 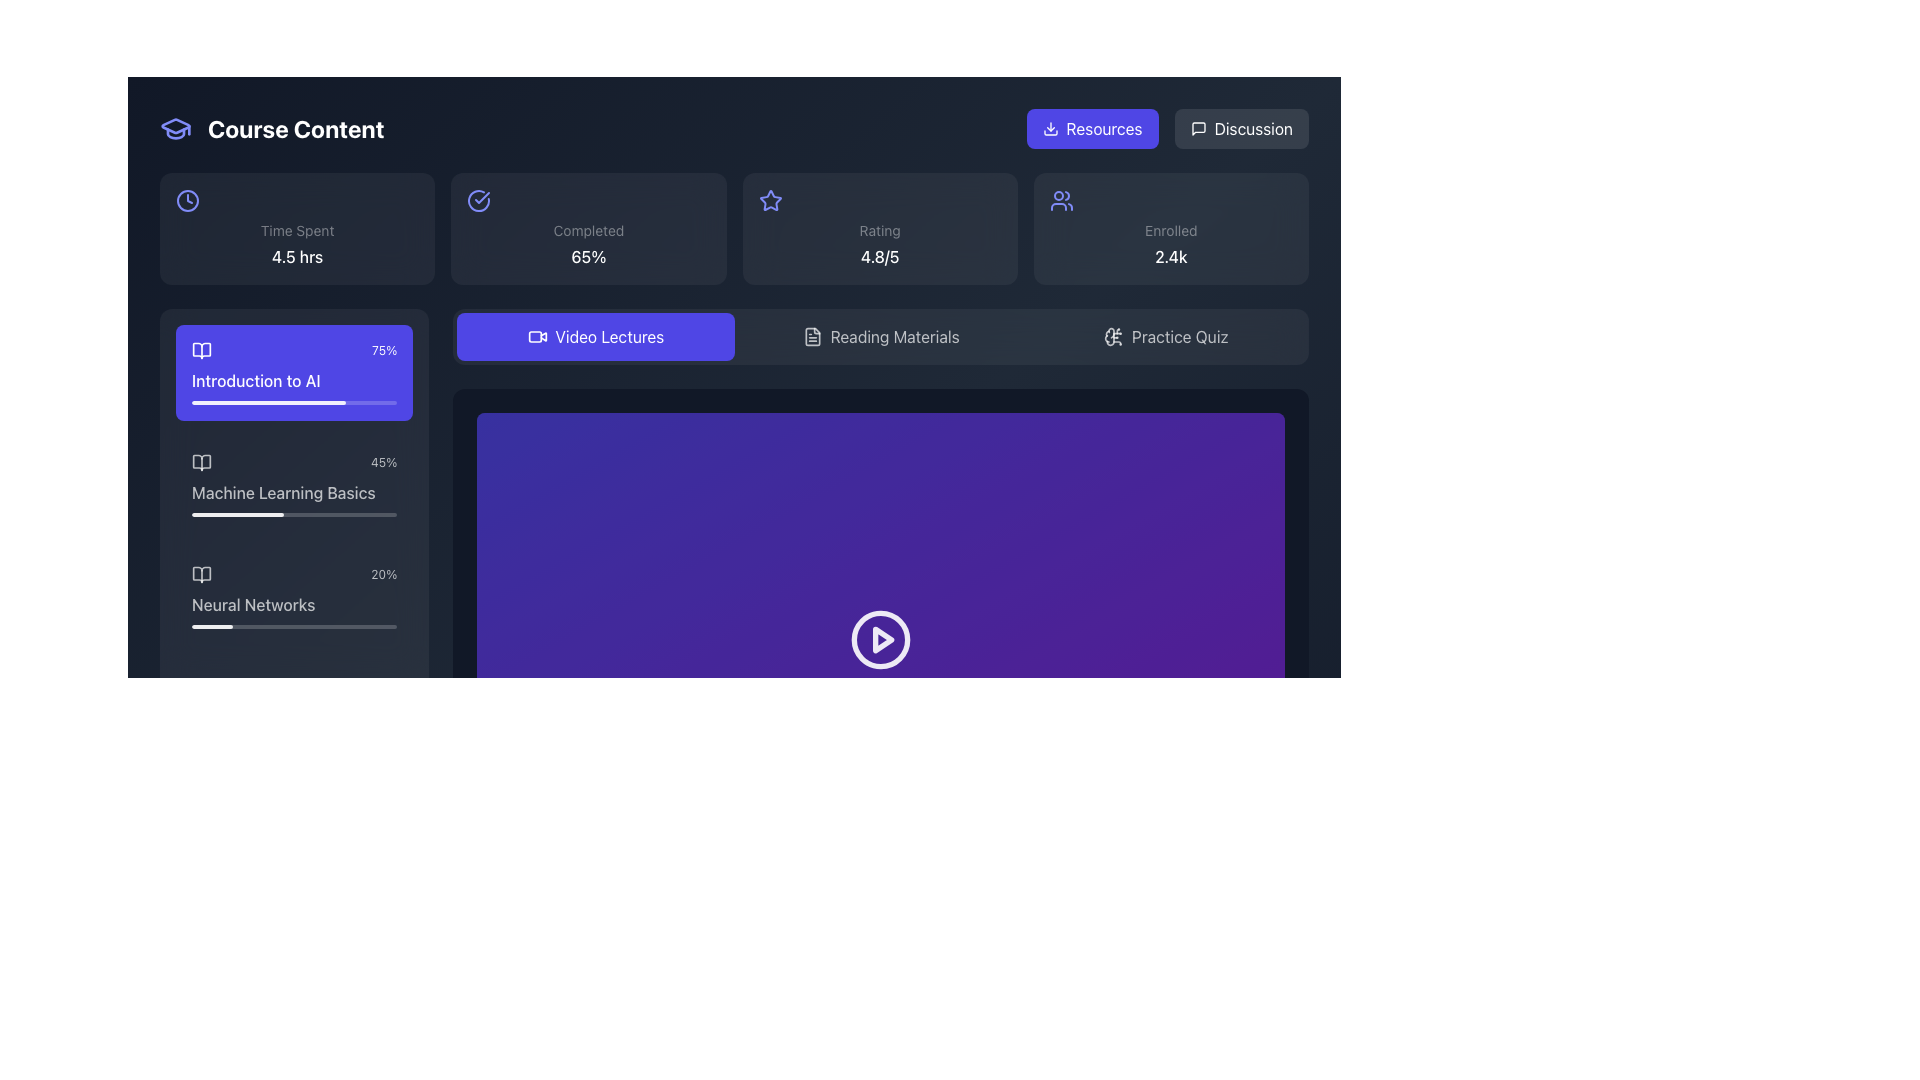 I want to click on the 'Reading Materials' icon, which signifies the section for reading materials in the toolbar, located between 'Video Lectures' and 'Practice Quiz', so click(x=812, y=335).